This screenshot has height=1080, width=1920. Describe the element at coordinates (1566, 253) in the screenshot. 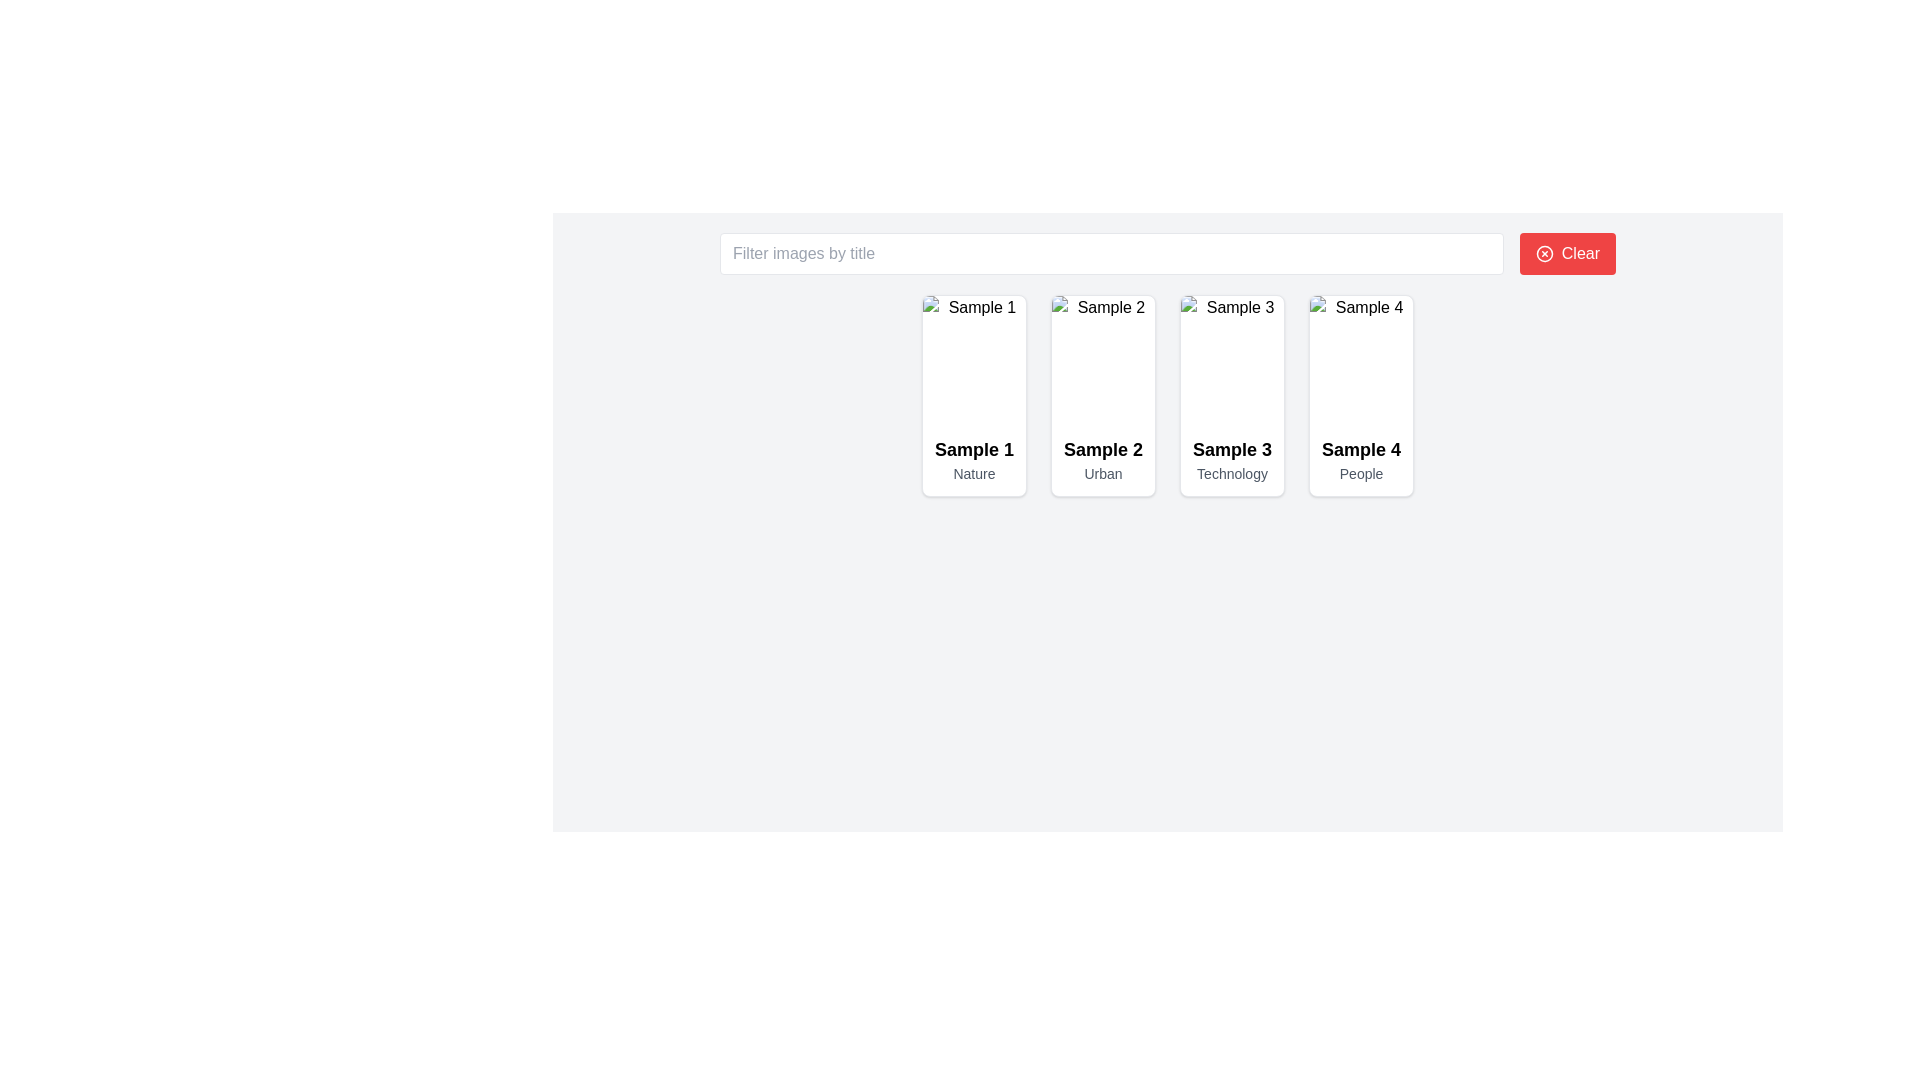

I see `the prominent red 'Clear' button with rounded corners, featuring white text and a circular 'X' icon` at that location.